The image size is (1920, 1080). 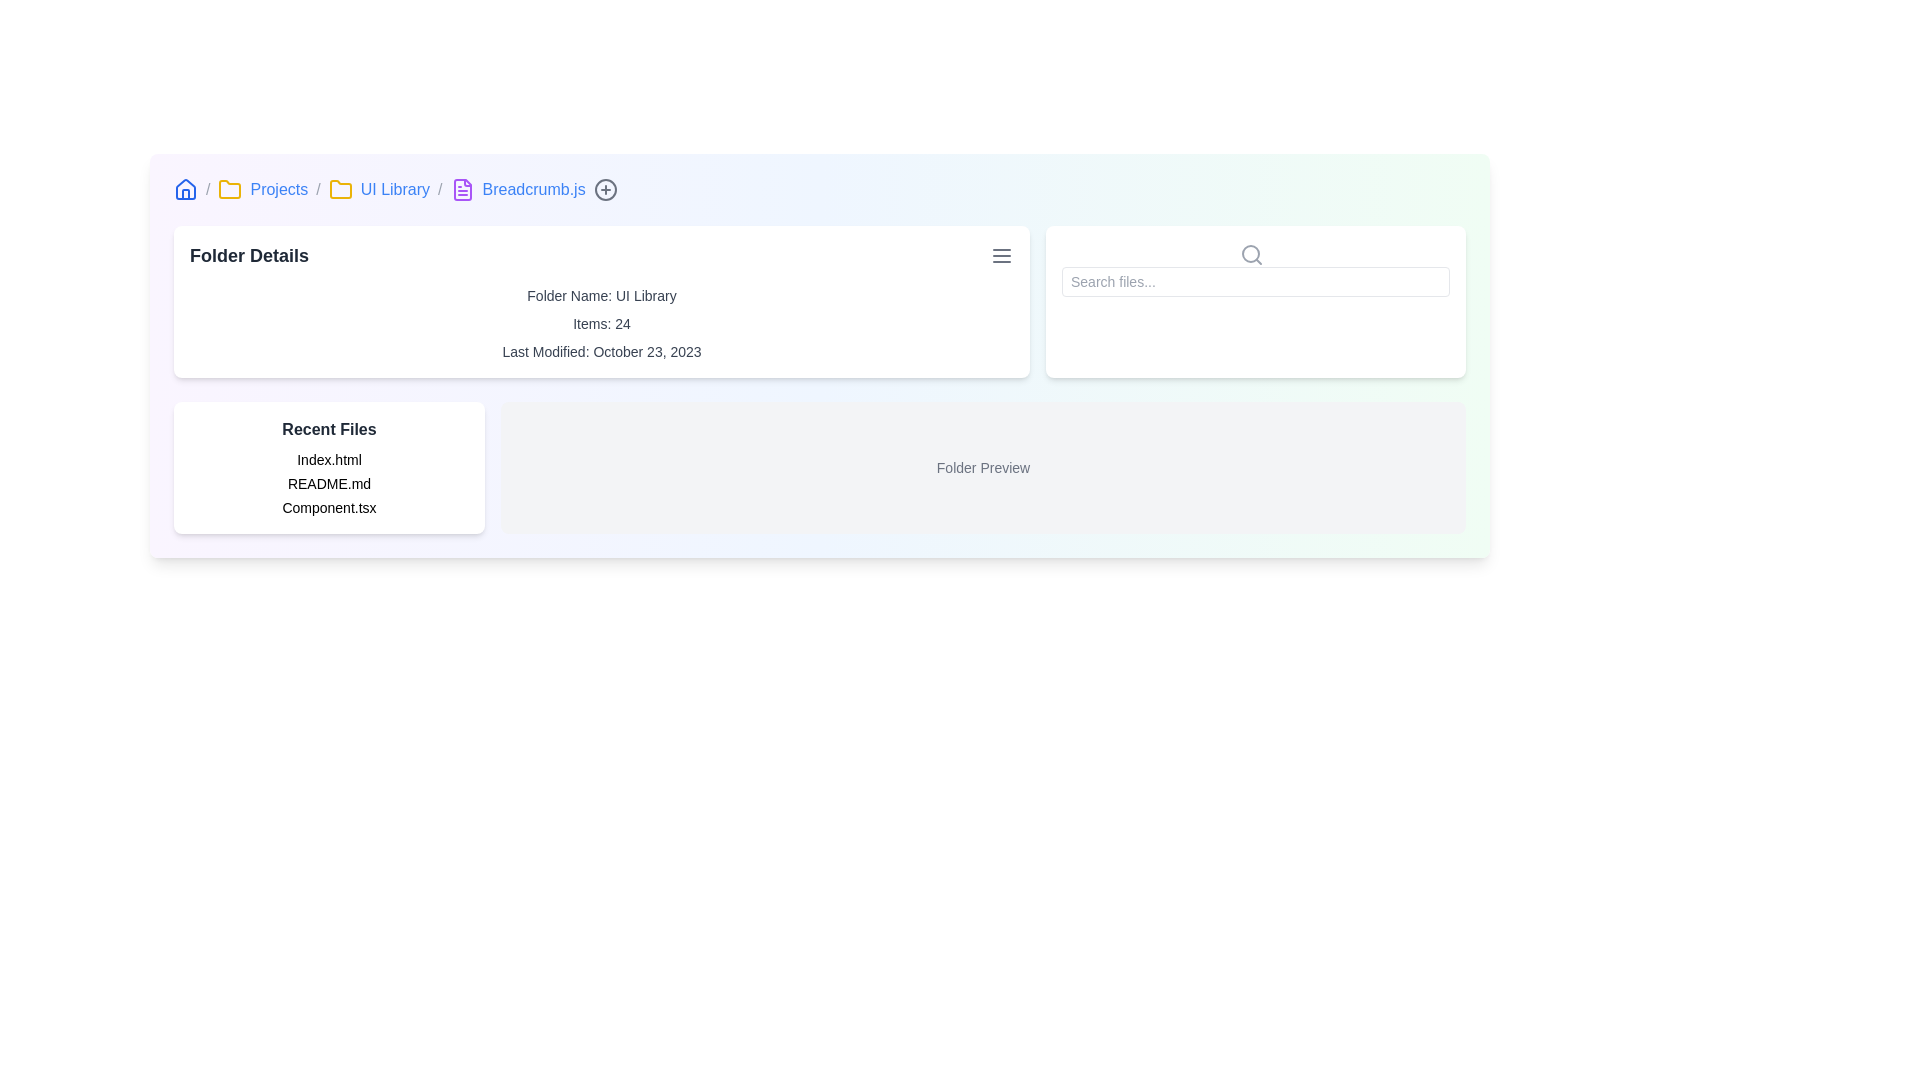 What do you see at coordinates (439, 189) in the screenshot?
I see `the fifth text separator (/) in the breadcrumb navigation, which visually separates 'UI Library' and 'Breadcrumb.js'` at bounding box center [439, 189].